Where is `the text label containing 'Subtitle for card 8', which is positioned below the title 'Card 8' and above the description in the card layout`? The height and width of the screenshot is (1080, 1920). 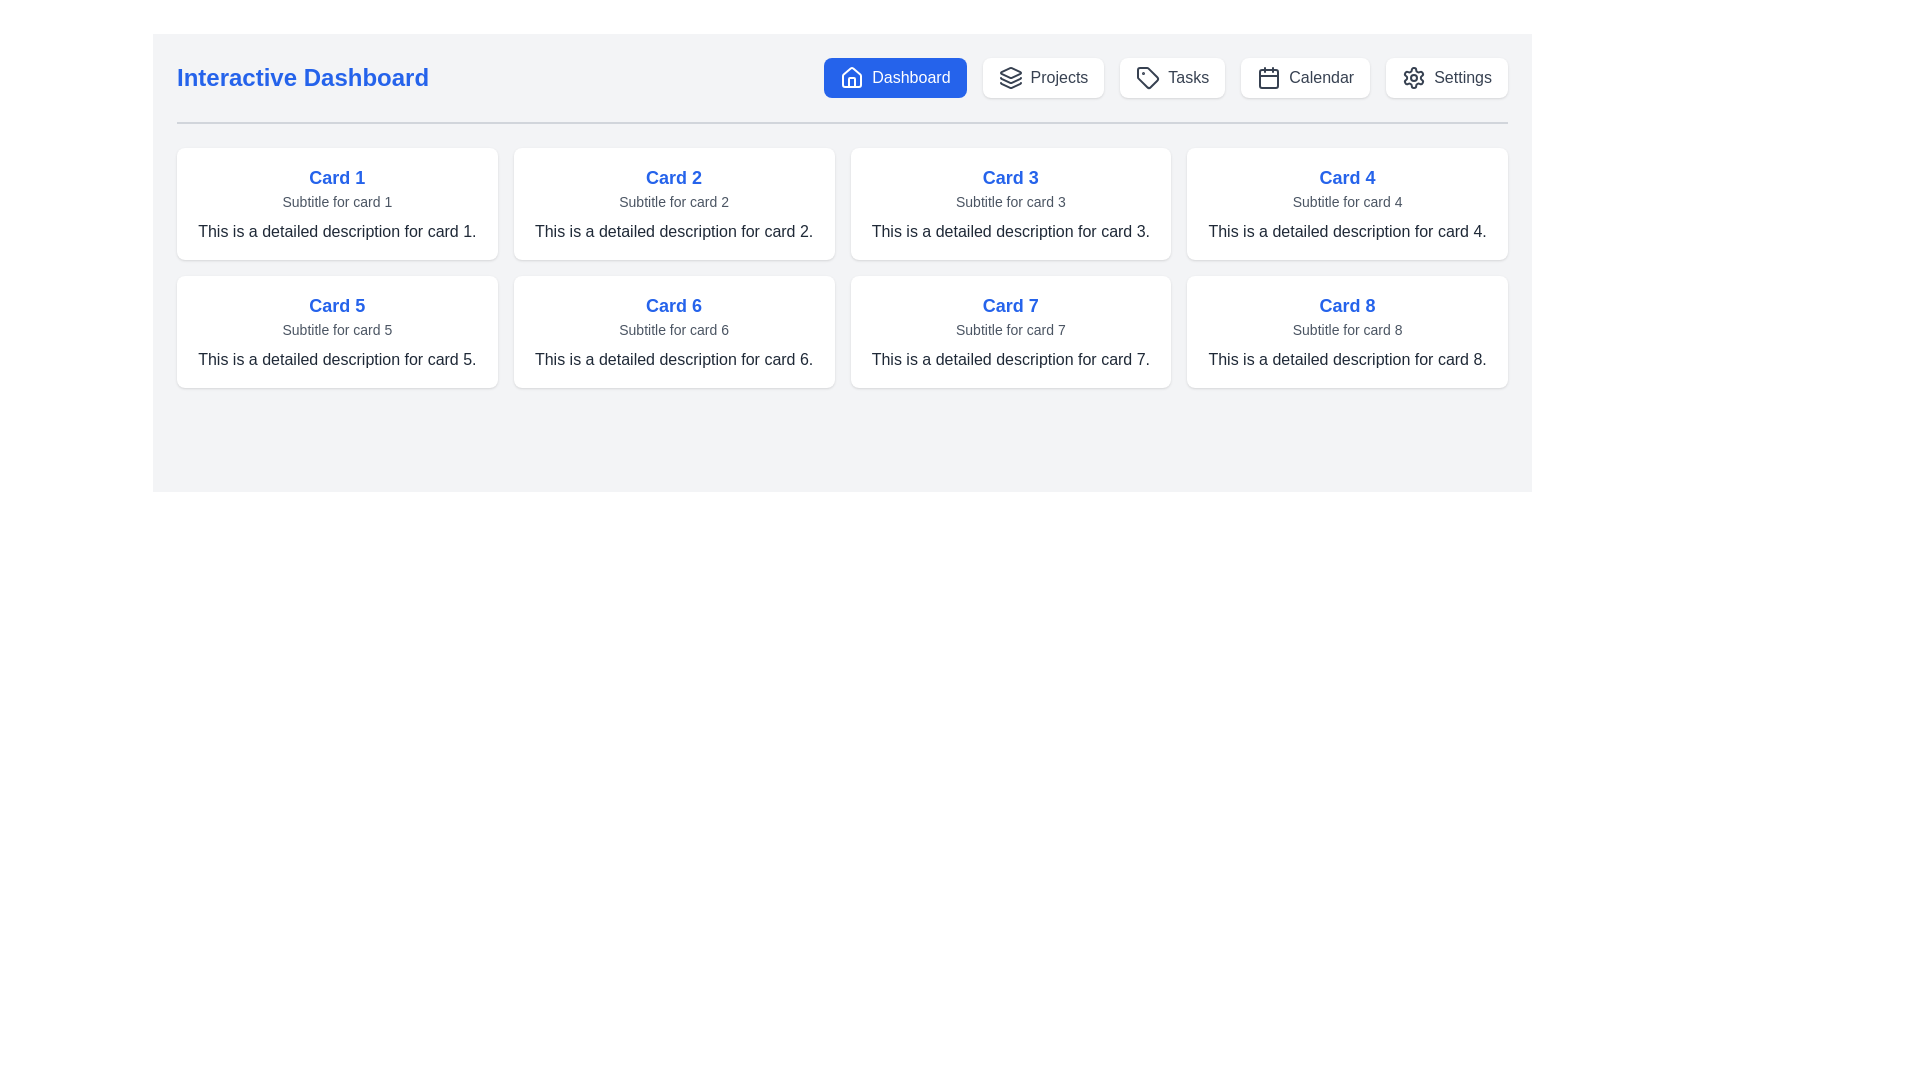
the text label containing 'Subtitle for card 8', which is positioned below the title 'Card 8' and above the description in the card layout is located at coordinates (1347, 329).